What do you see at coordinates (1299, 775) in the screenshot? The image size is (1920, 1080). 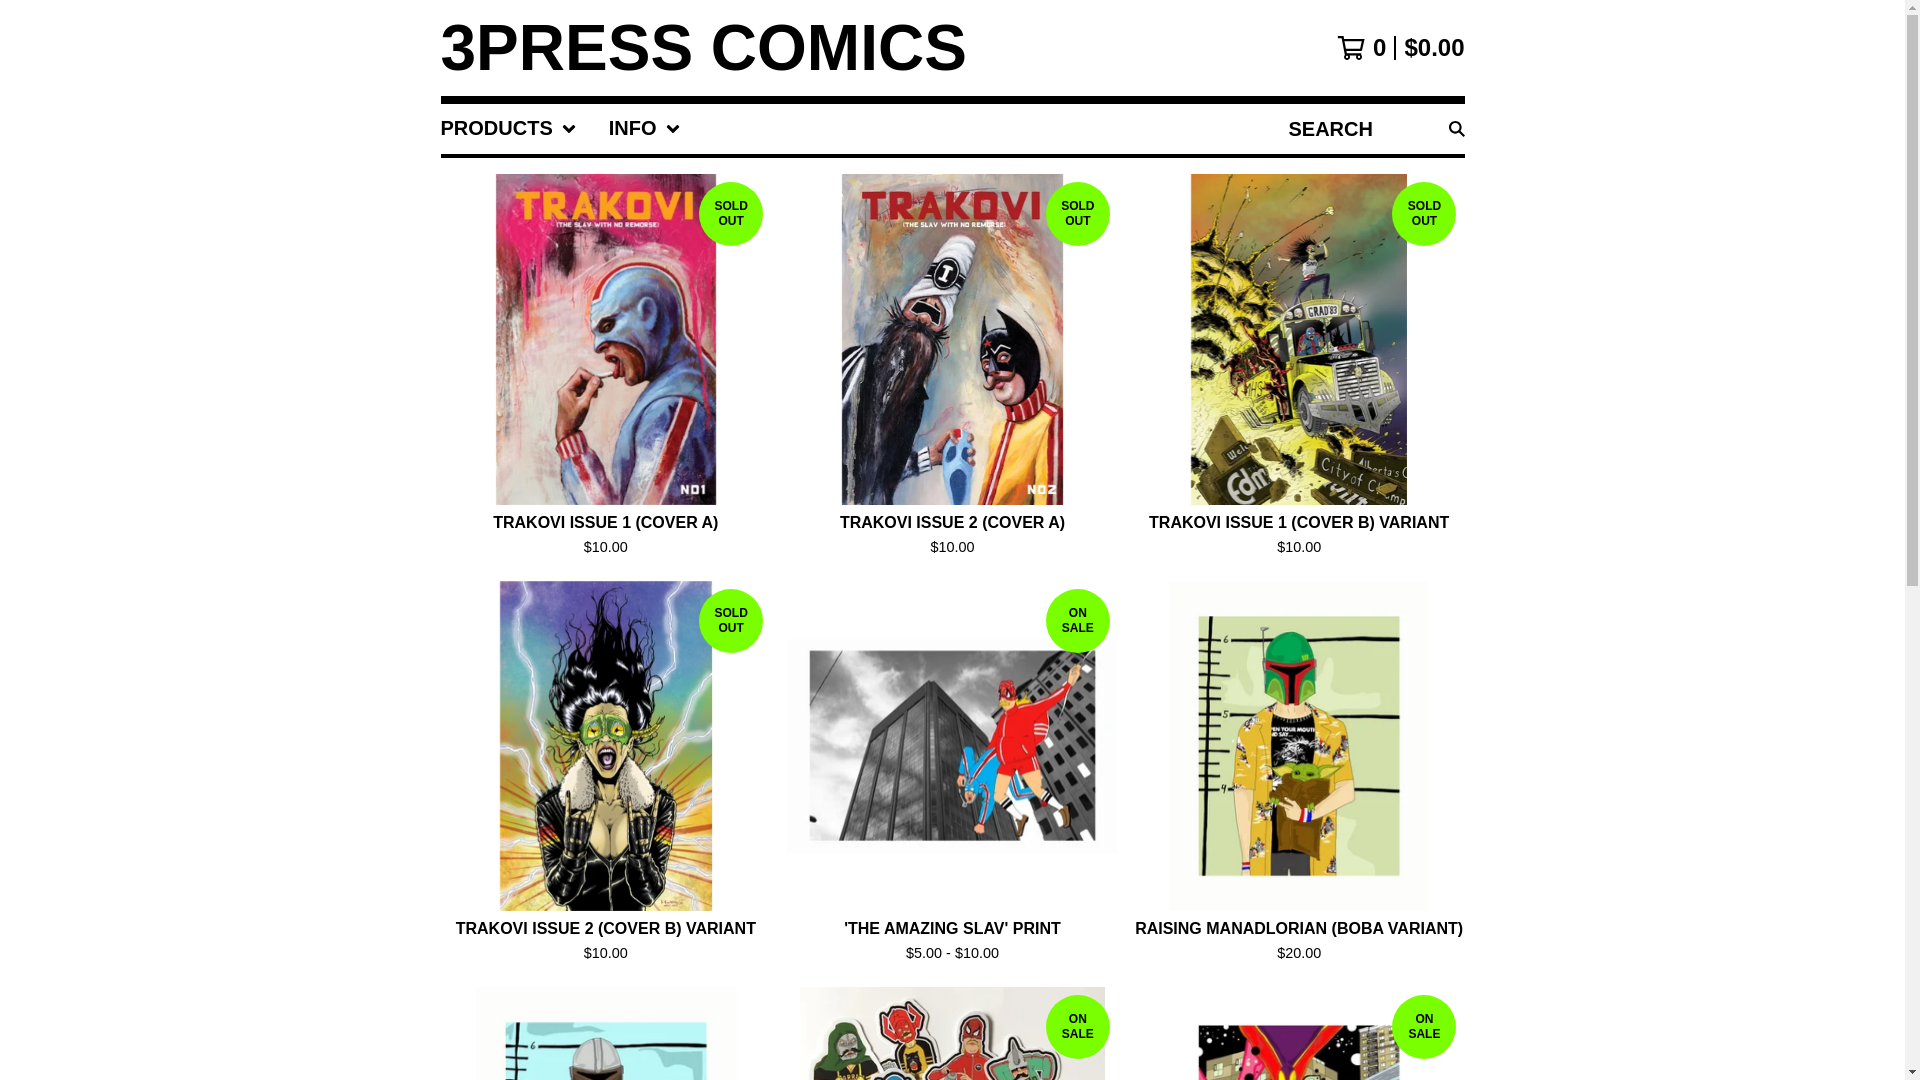 I see `'RAISING MANADLORIAN (BOBA VARIANT)` at bounding box center [1299, 775].